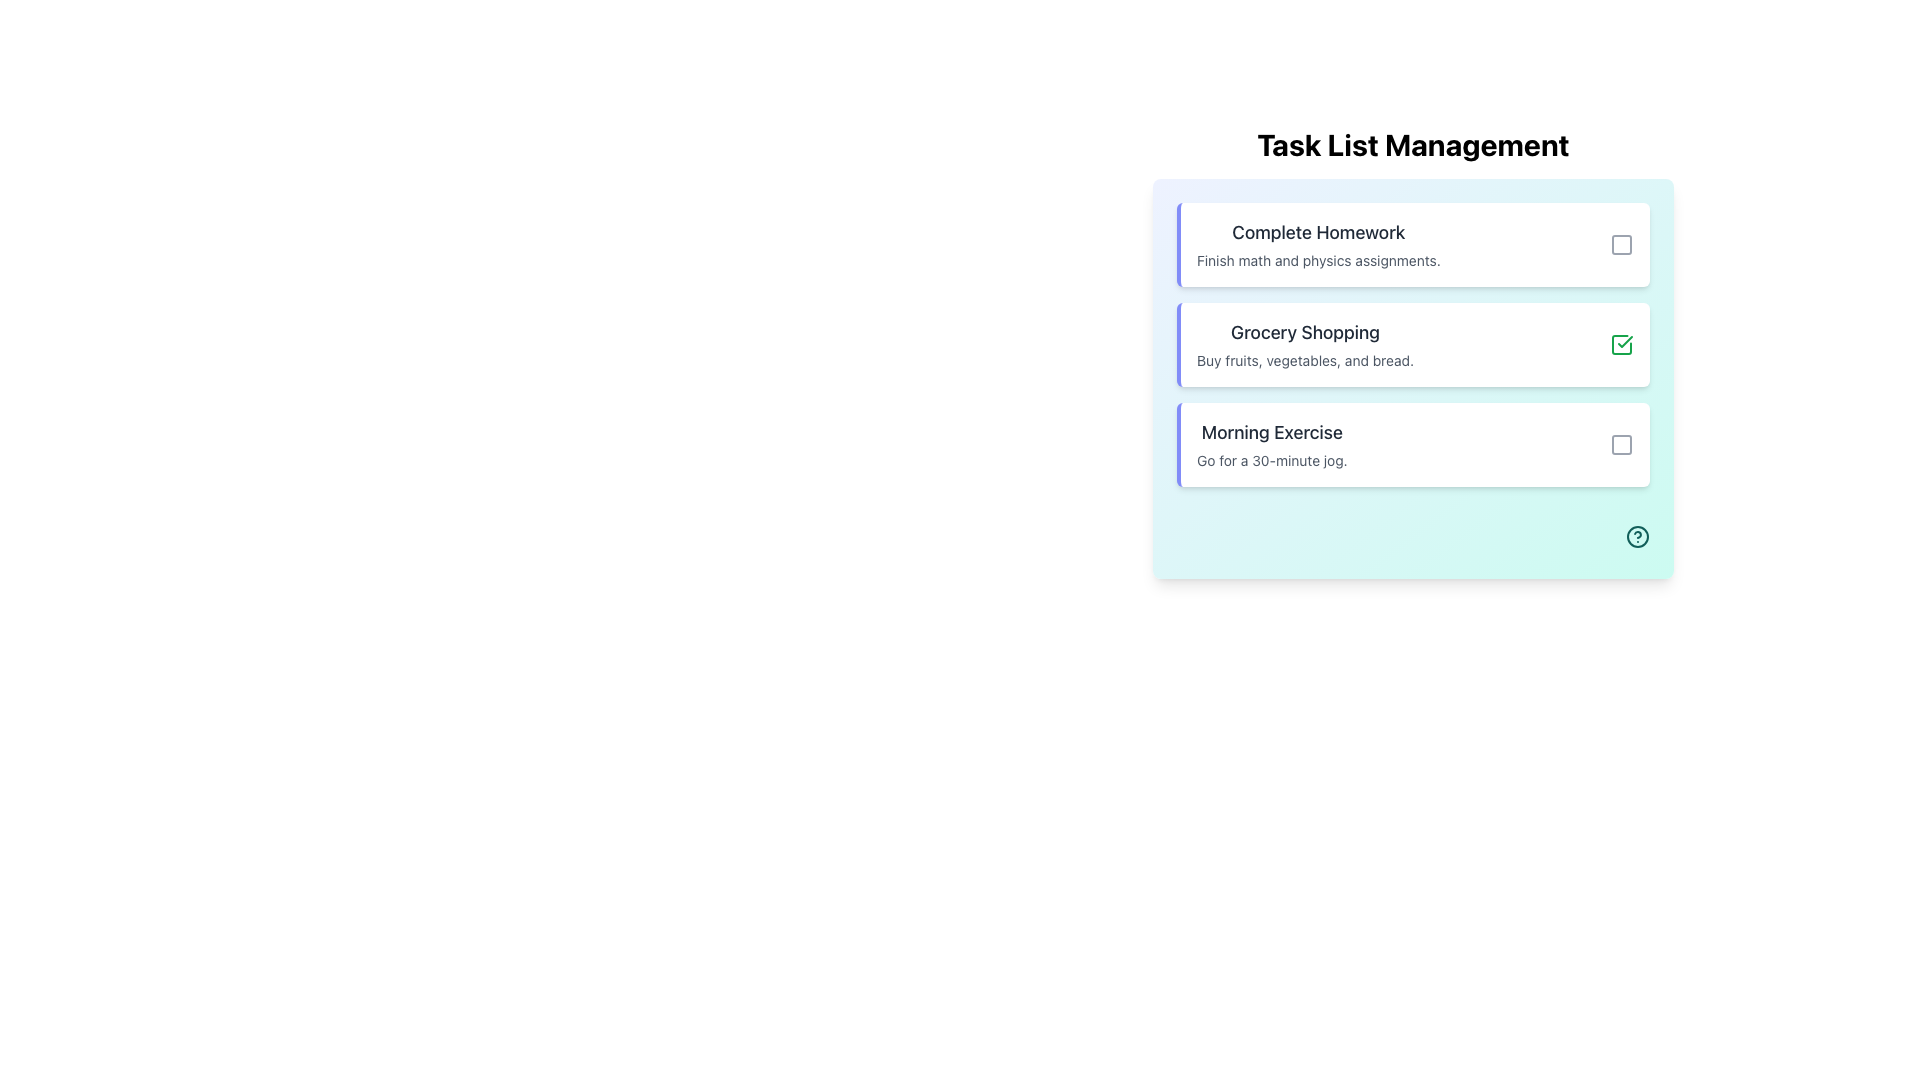 Image resolution: width=1920 pixels, height=1080 pixels. Describe the element at coordinates (1637, 535) in the screenshot. I see `the circular teal-bordered icon with a question mark at the center, located at the bottom right corner of the pale cyan card interface for contextual options` at that location.